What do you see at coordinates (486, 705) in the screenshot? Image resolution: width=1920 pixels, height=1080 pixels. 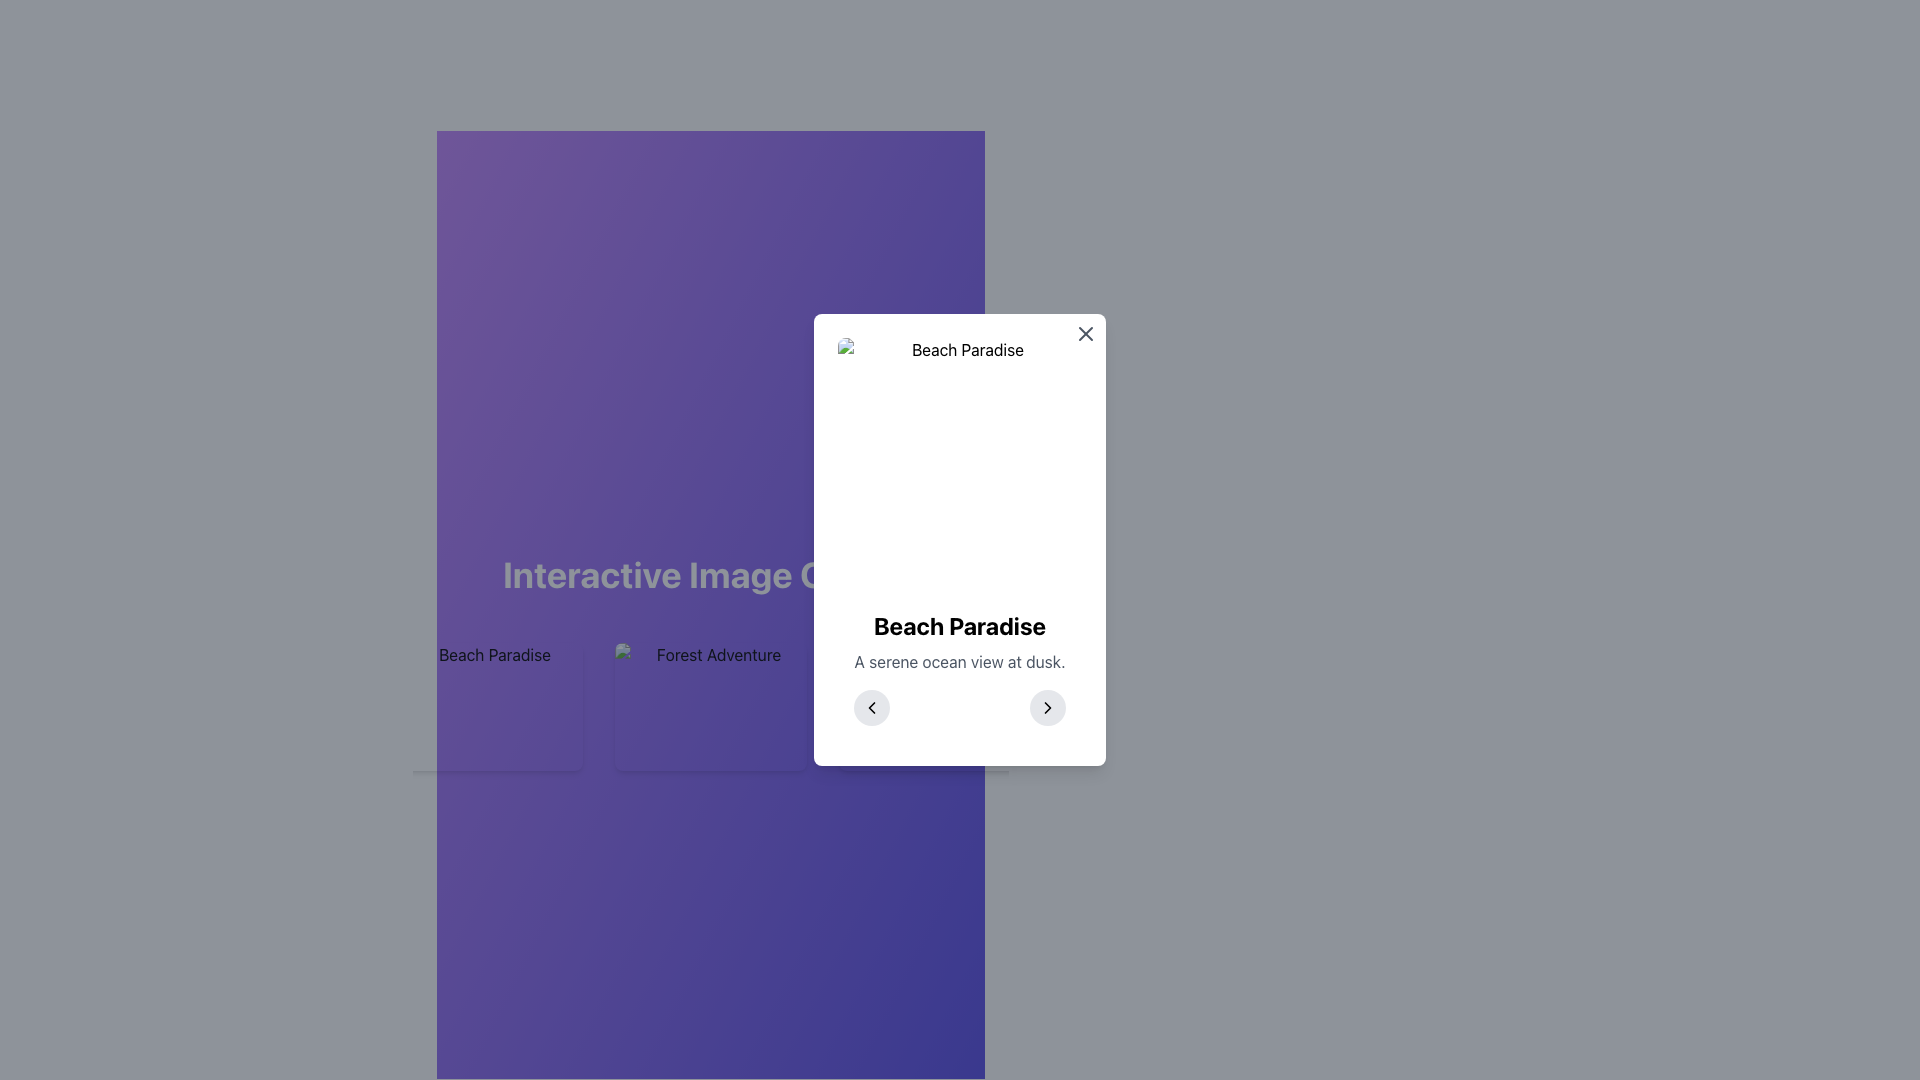 I see `the clickable image item labeled 'Beach Paradise' to observe the scaling effect` at bounding box center [486, 705].